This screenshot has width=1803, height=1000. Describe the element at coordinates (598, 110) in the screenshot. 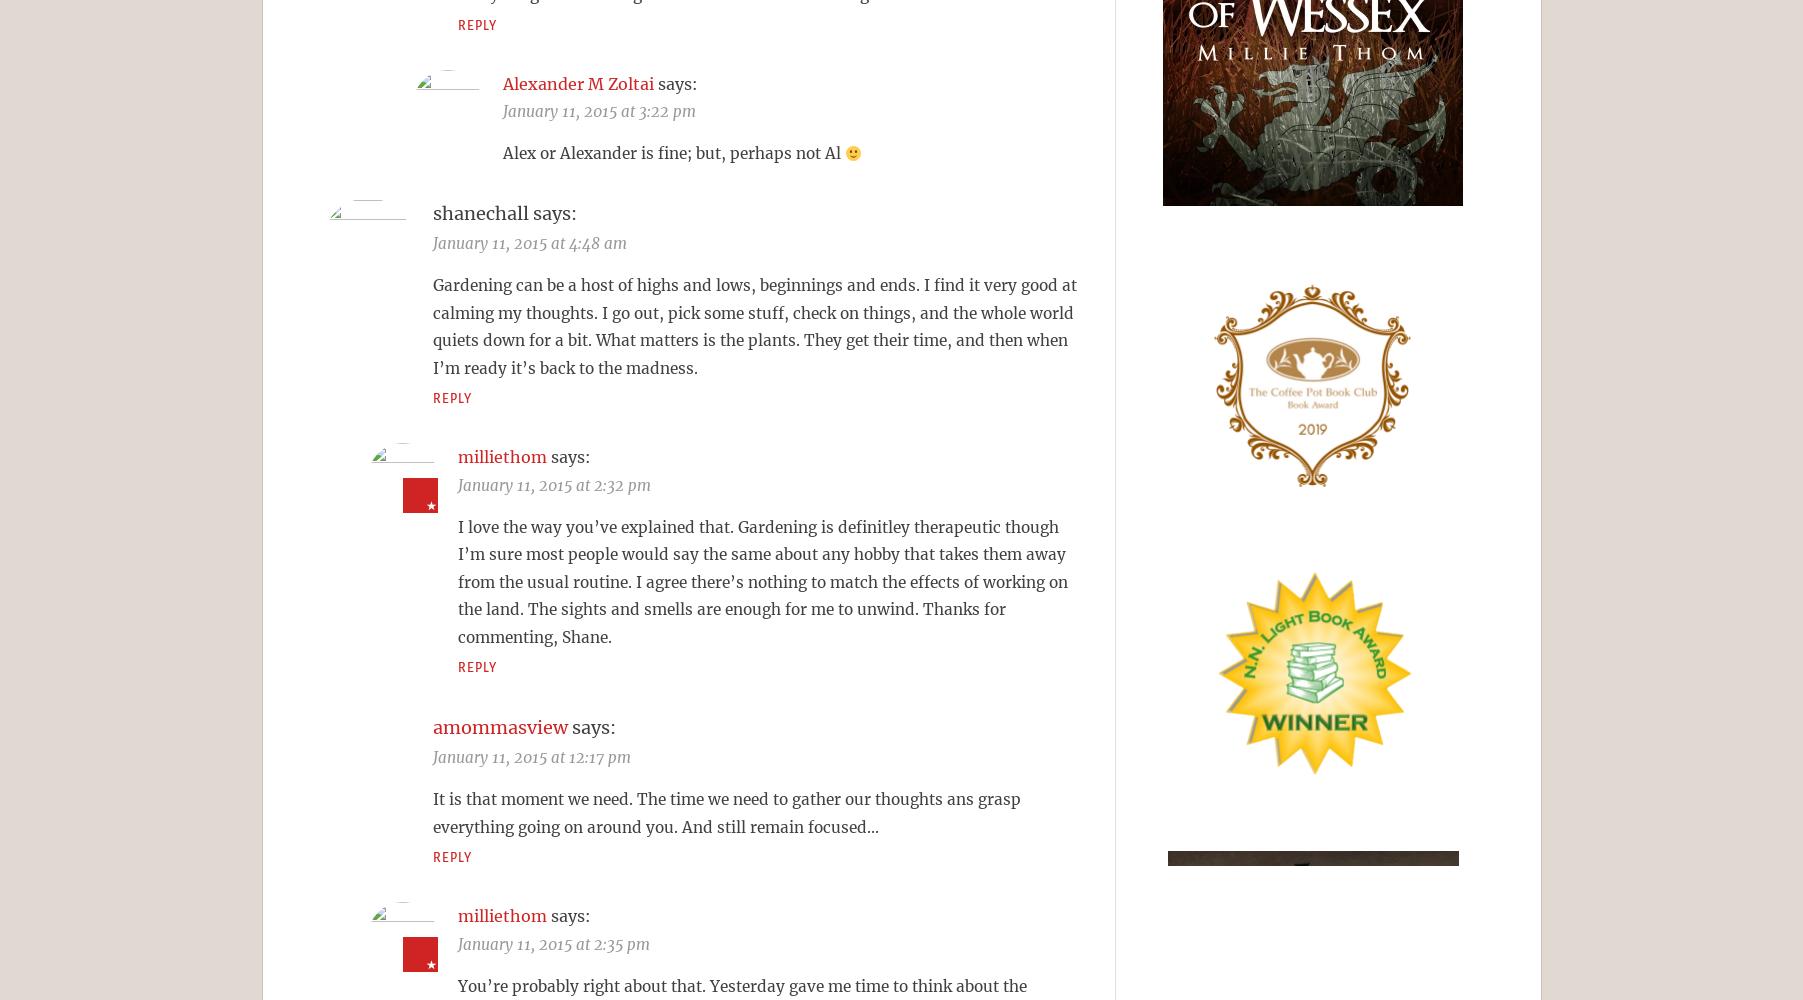

I see `'January 11, 2015 at 3:22 pm'` at that location.